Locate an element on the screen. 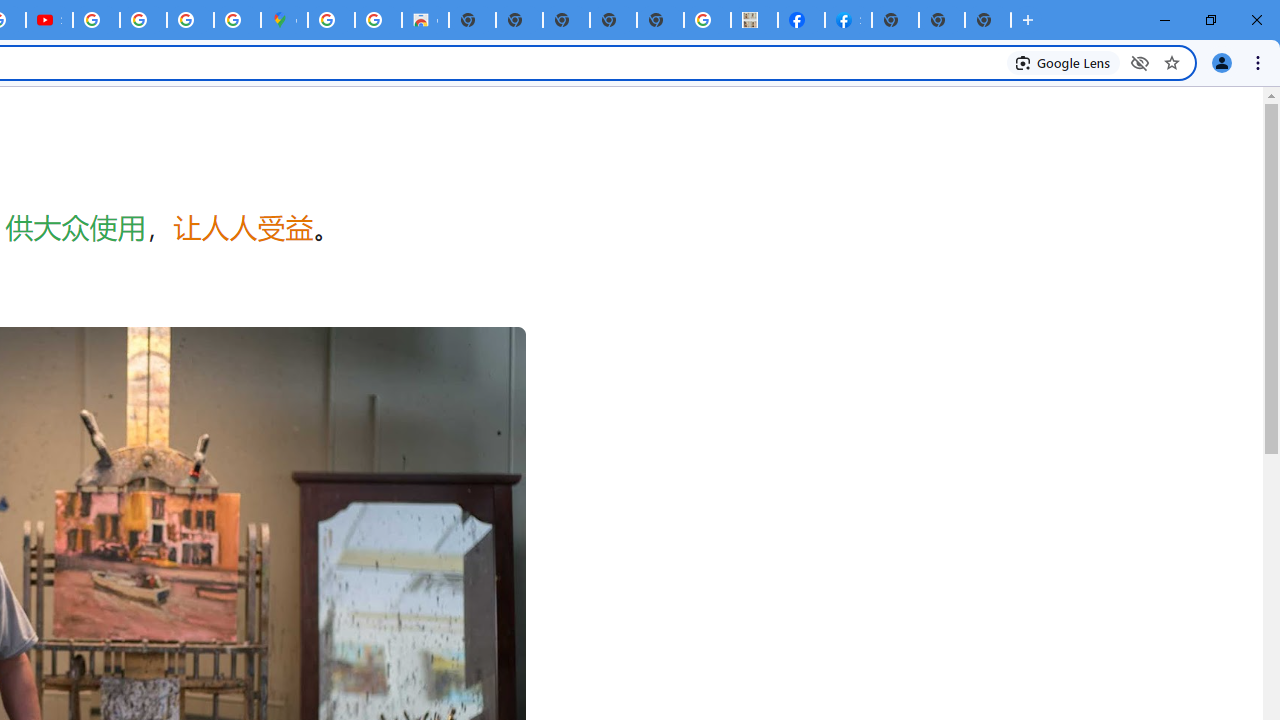  'Chrome Web Store - Shopping' is located at coordinates (424, 20).